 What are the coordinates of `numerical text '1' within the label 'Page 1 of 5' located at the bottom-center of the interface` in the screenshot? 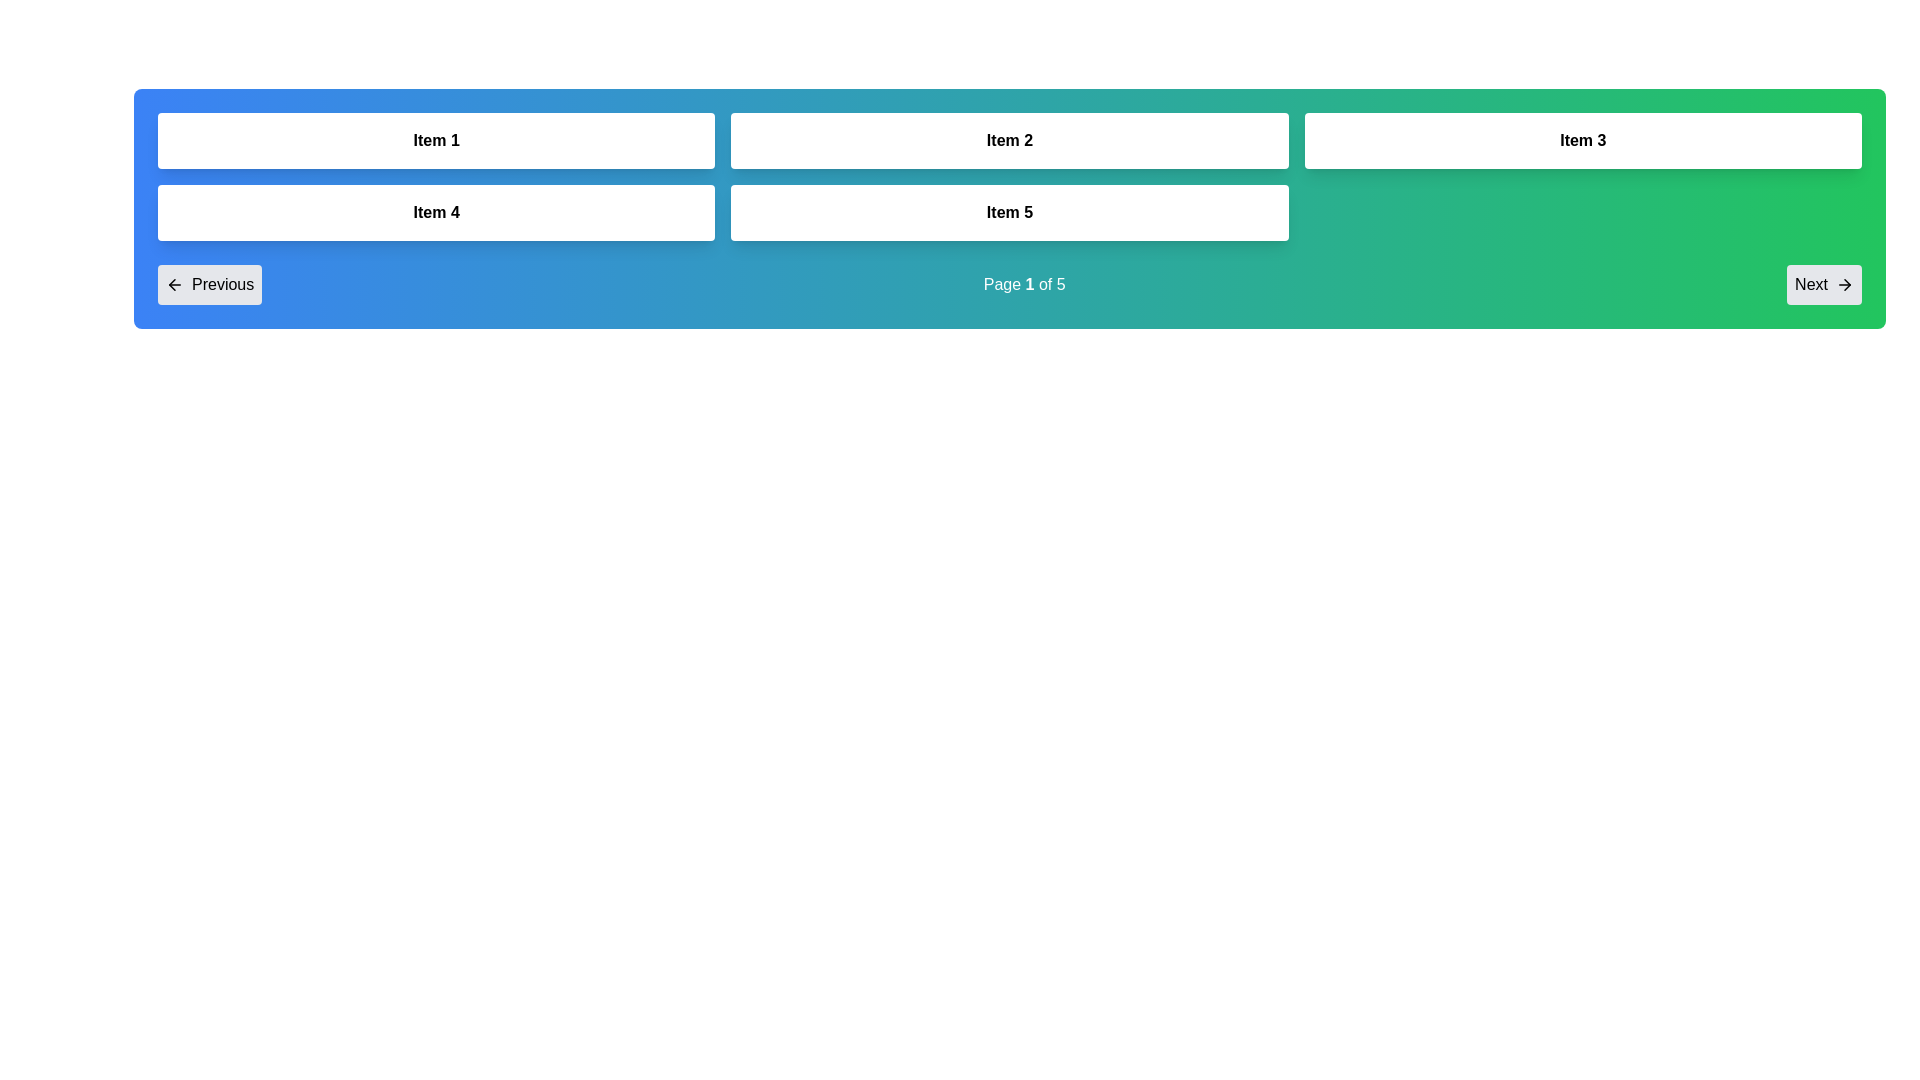 It's located at (1030, 284).